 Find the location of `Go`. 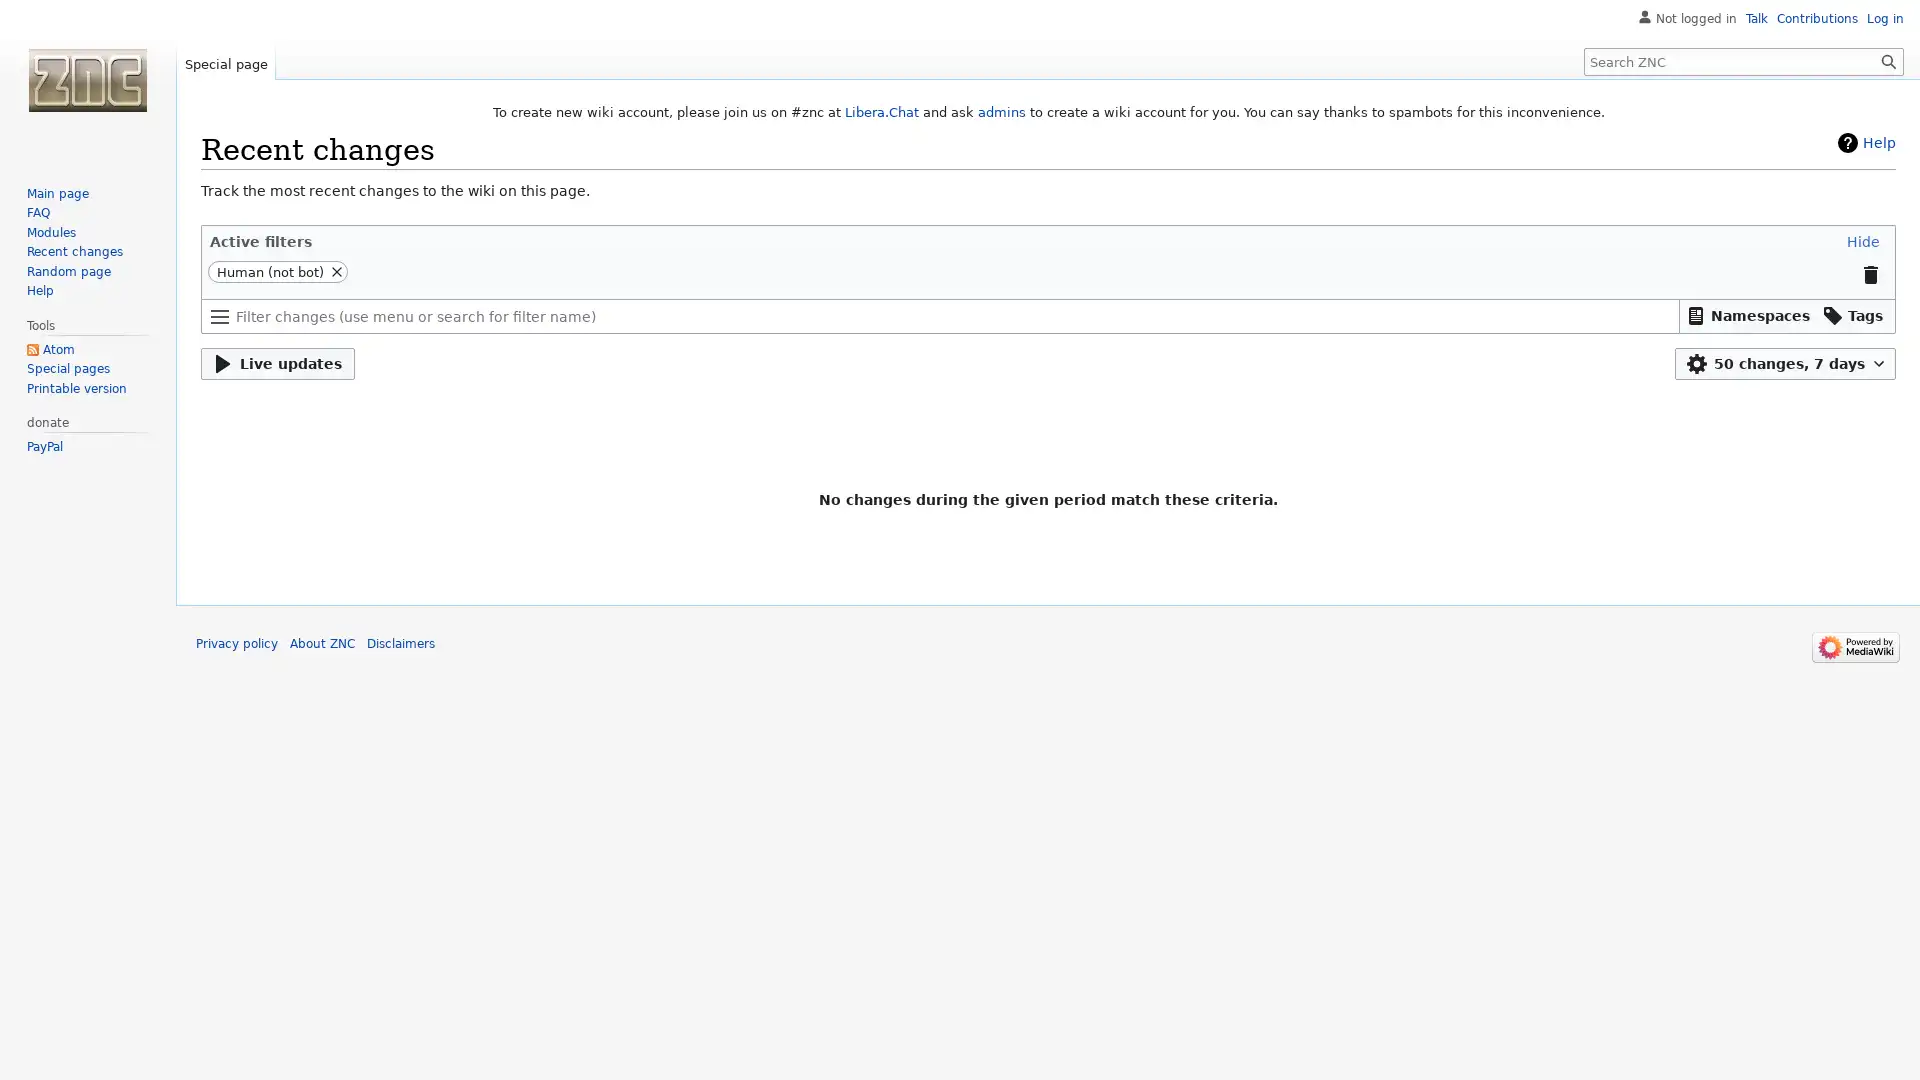

Go is located at coordinates (1888, 60).